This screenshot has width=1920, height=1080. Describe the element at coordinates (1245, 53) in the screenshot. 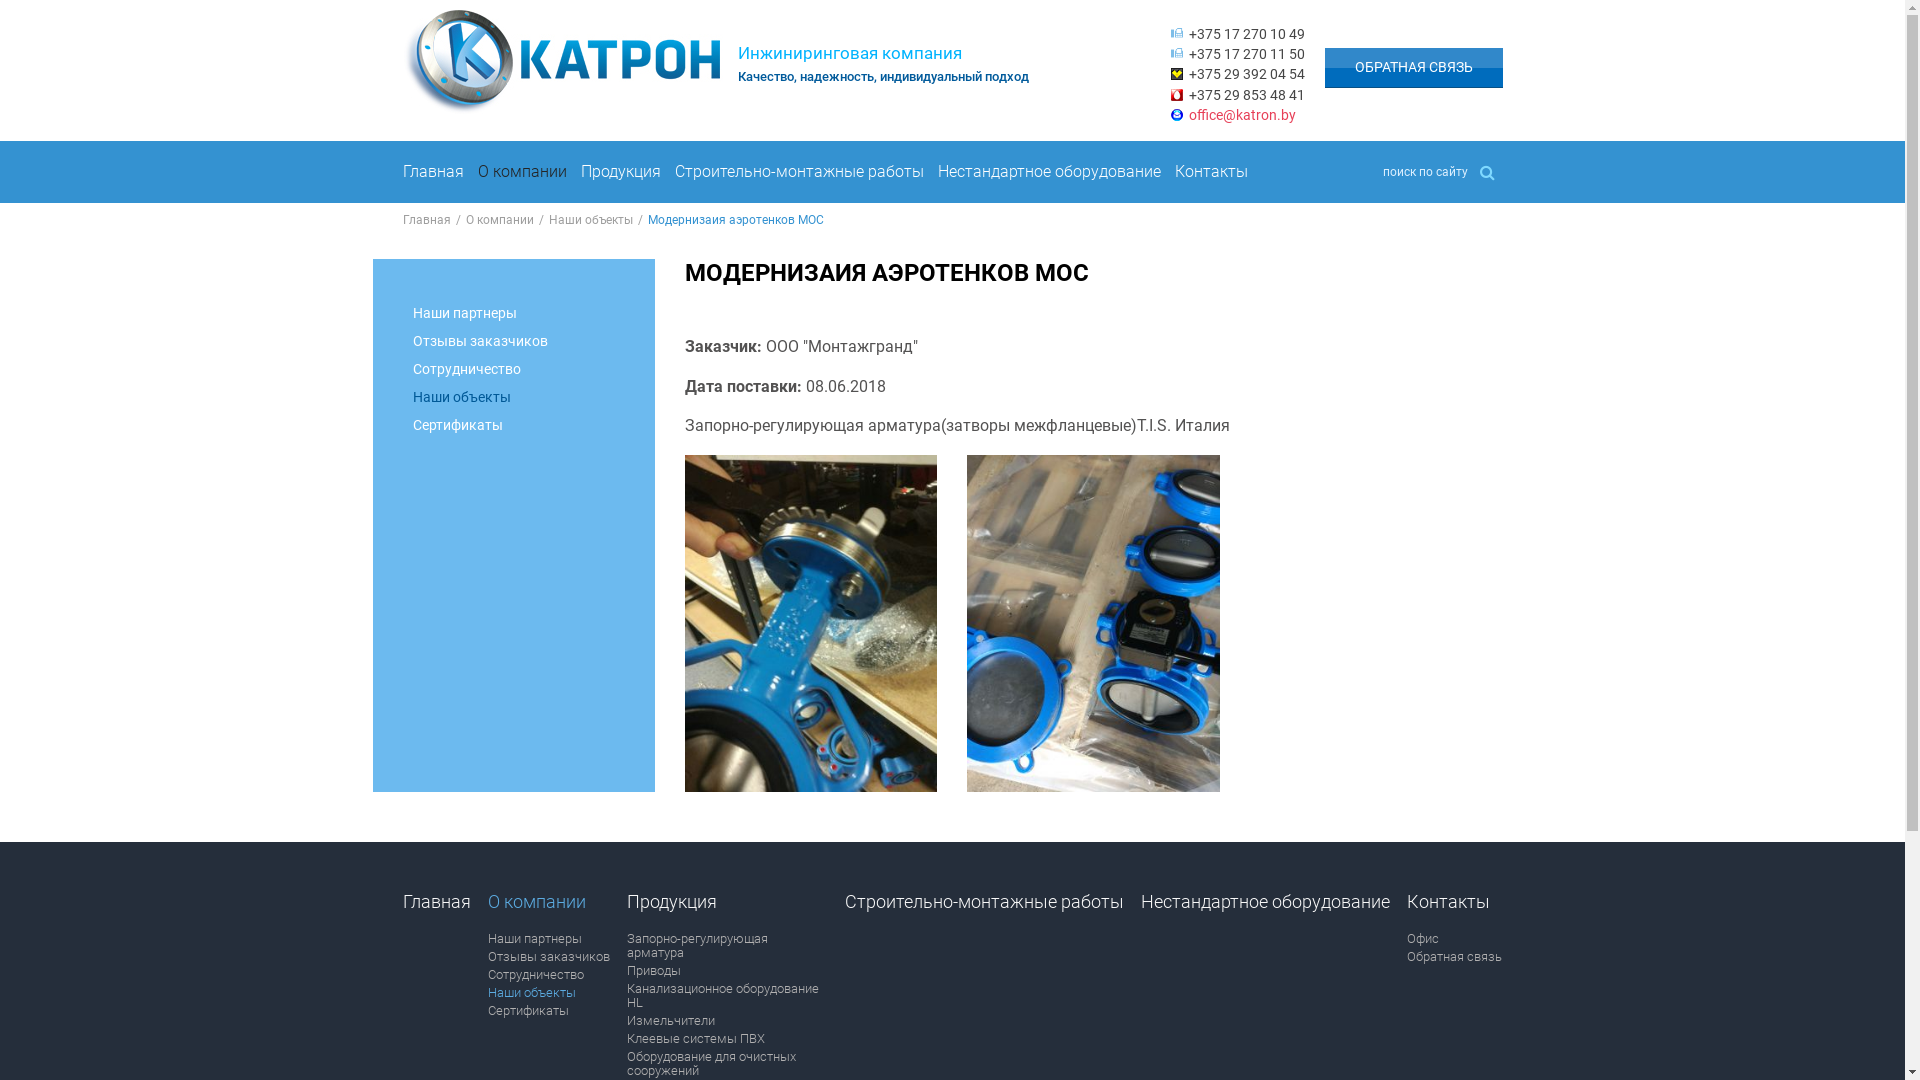

I see `'+375 17 270 11 50'` at that location.